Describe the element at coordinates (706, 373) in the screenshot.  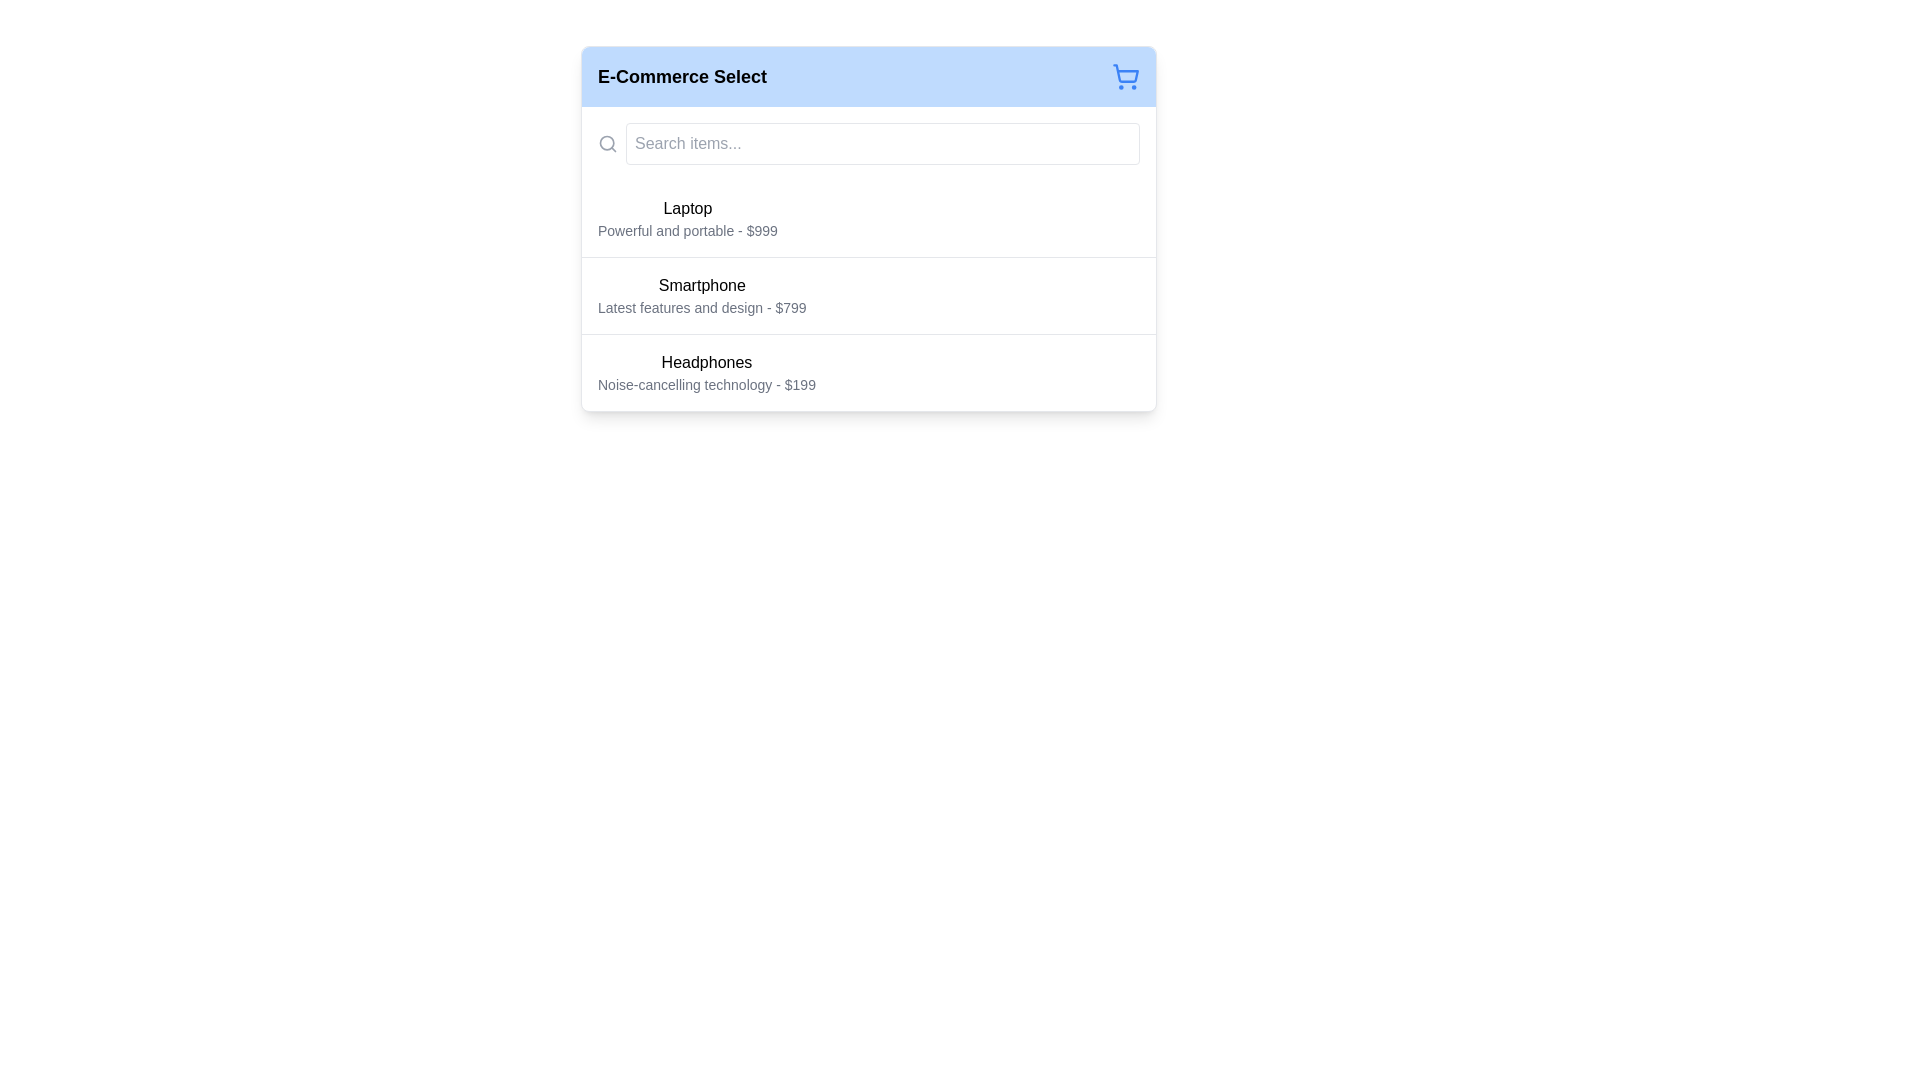
I see `the text label displaying product information for 'Headphones' priced at '$199', located under the header 'E-Commerce Select'` at that location.